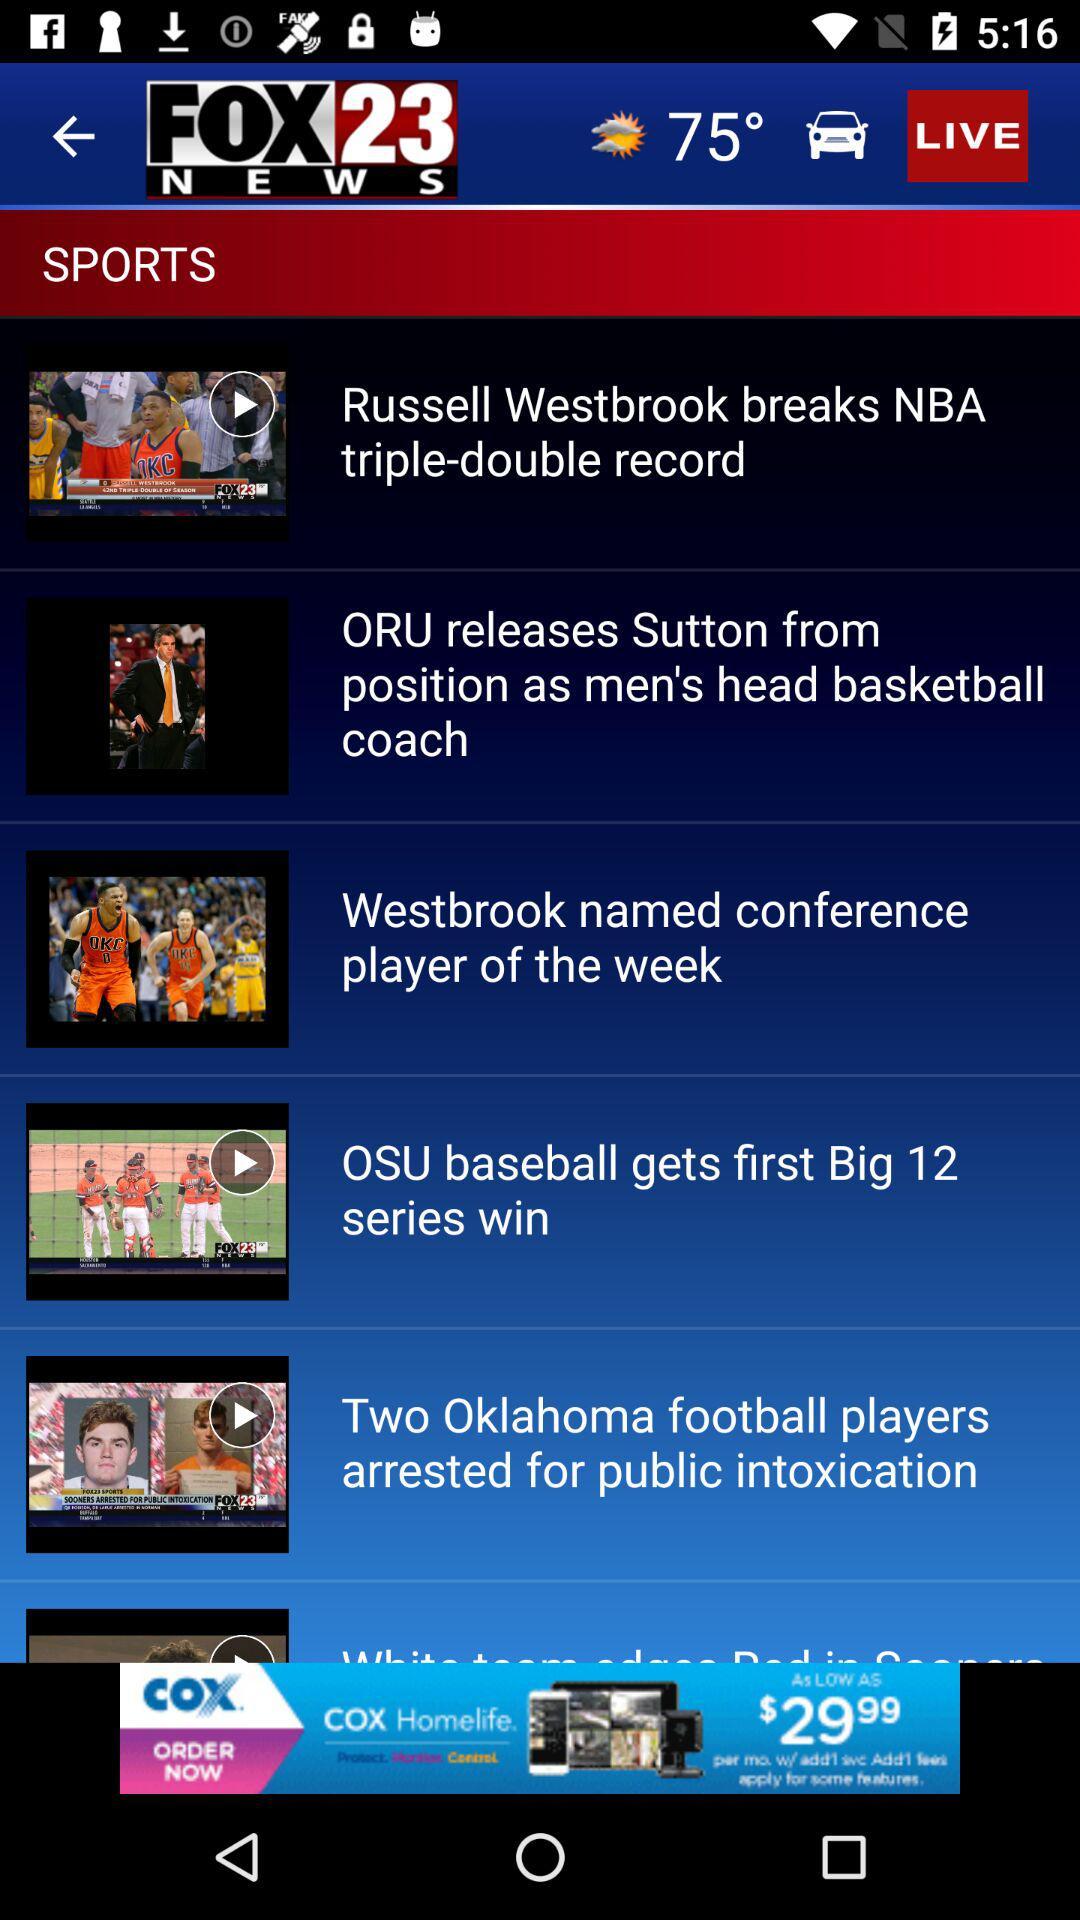  What do you see at coordinates (540, 513) in the screenshot?
I see `the live icon which is at the top right side of the page` at bounding box center [540, 513].